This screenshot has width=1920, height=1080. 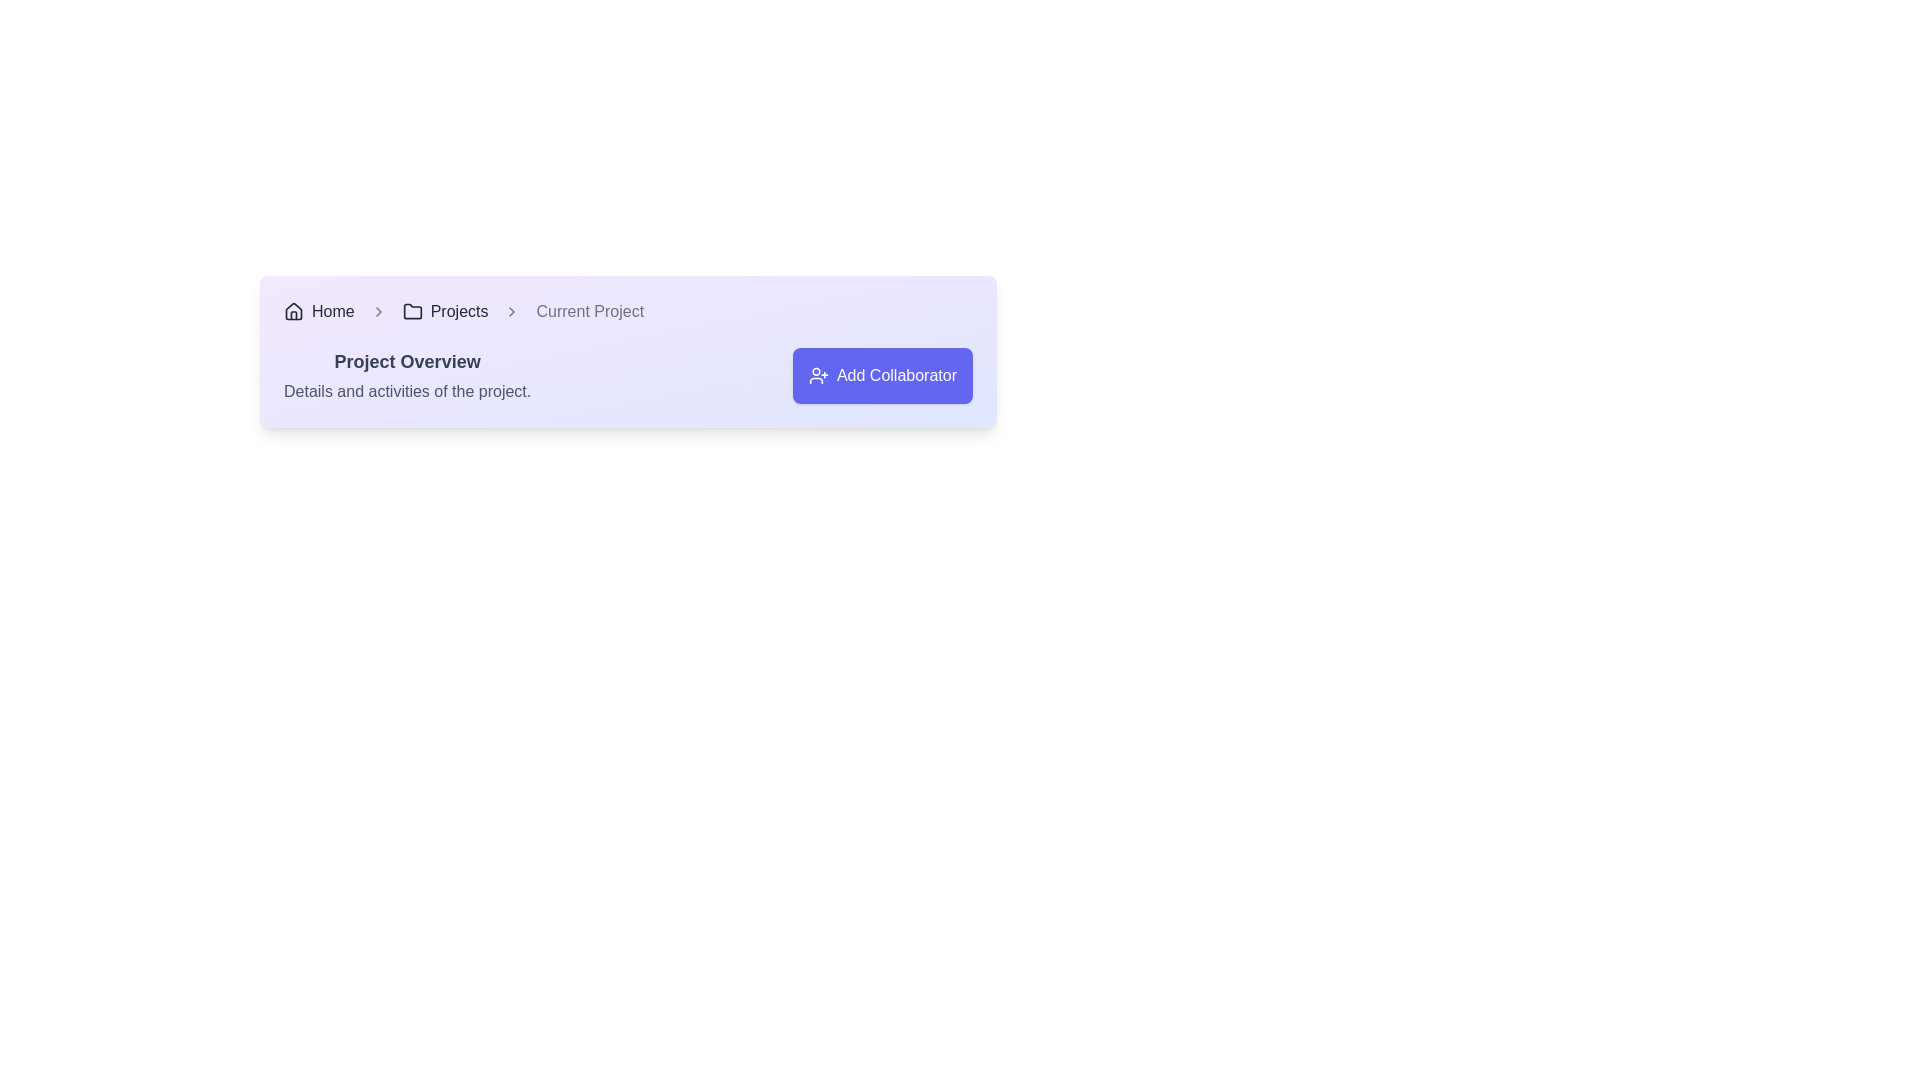 I want to click on the 'Add Collaborator' button with a blue background and white text, so click(x=882, y=375).